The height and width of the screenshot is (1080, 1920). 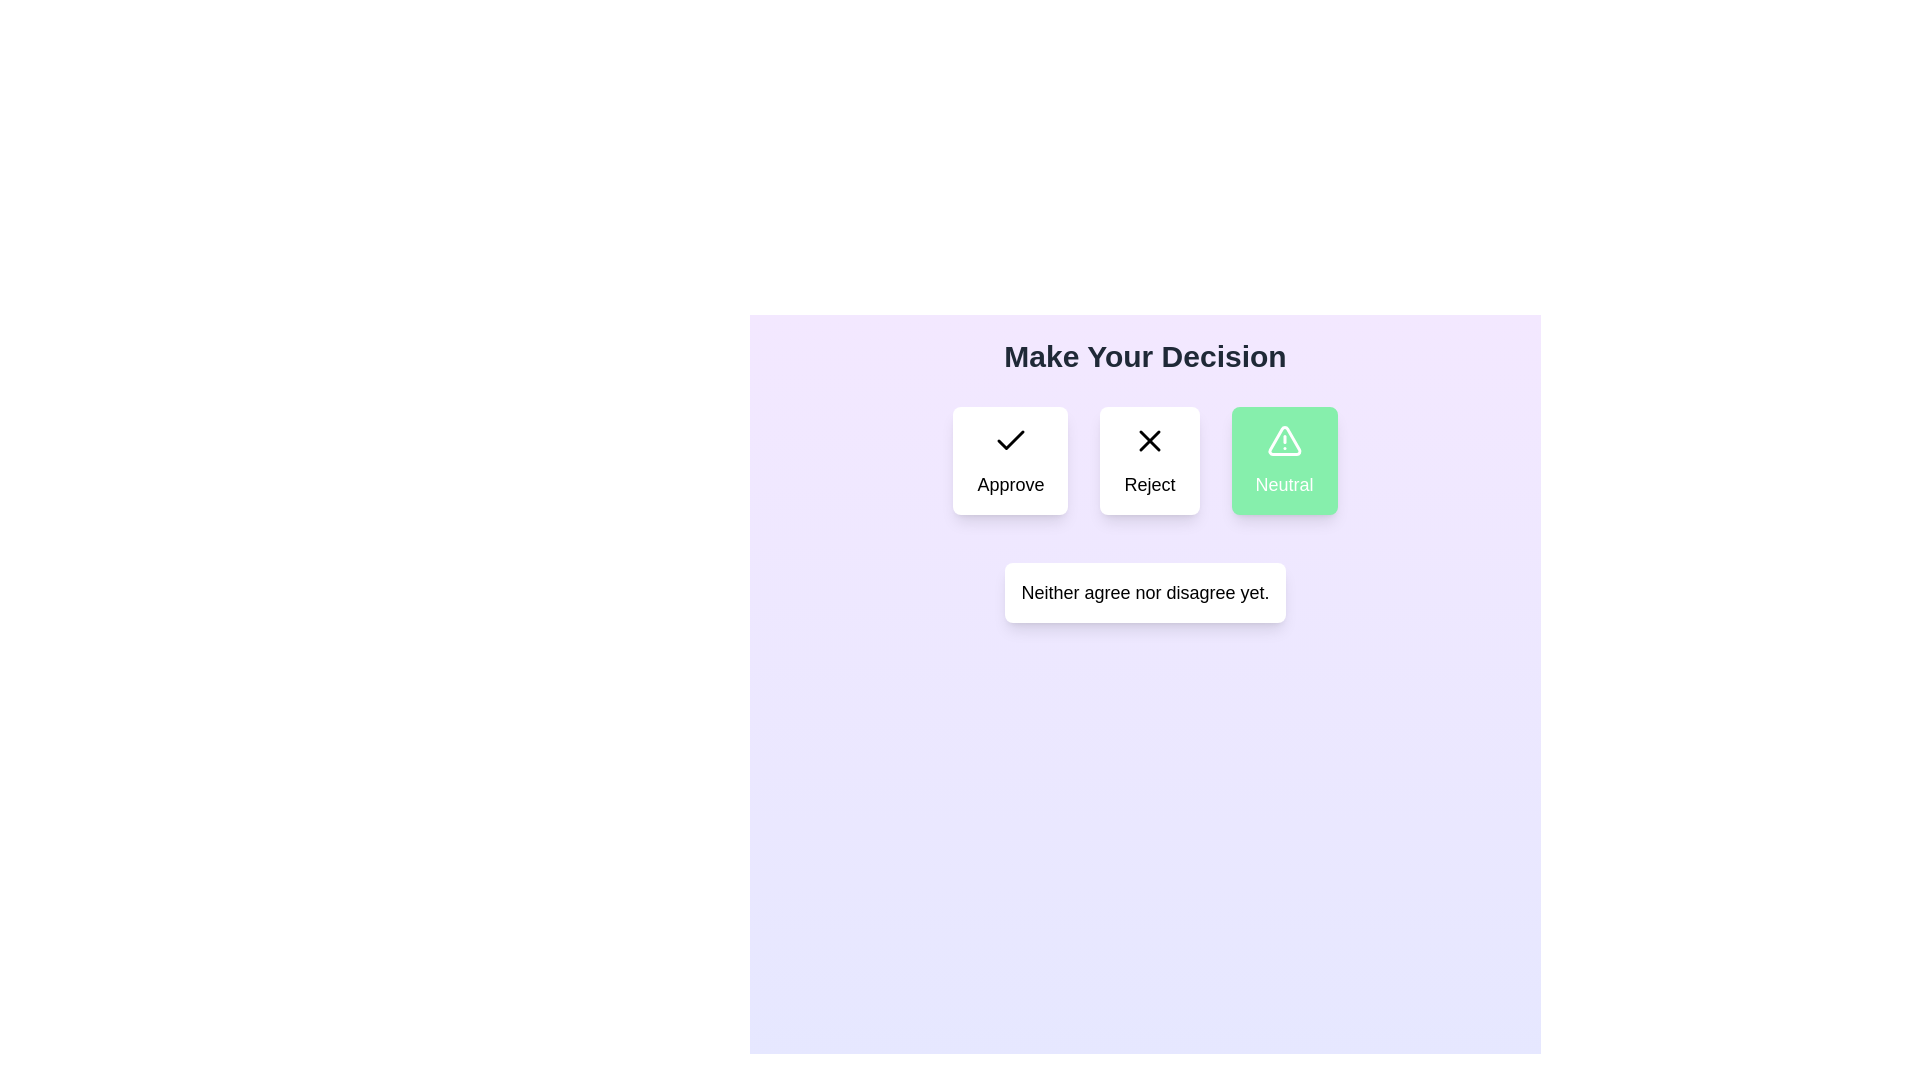 What do you see at coordinates (1010, 461) in the screenshot?
I see `the button labeled Approve to observe its visual effect` at bounding box center [1010, 461].